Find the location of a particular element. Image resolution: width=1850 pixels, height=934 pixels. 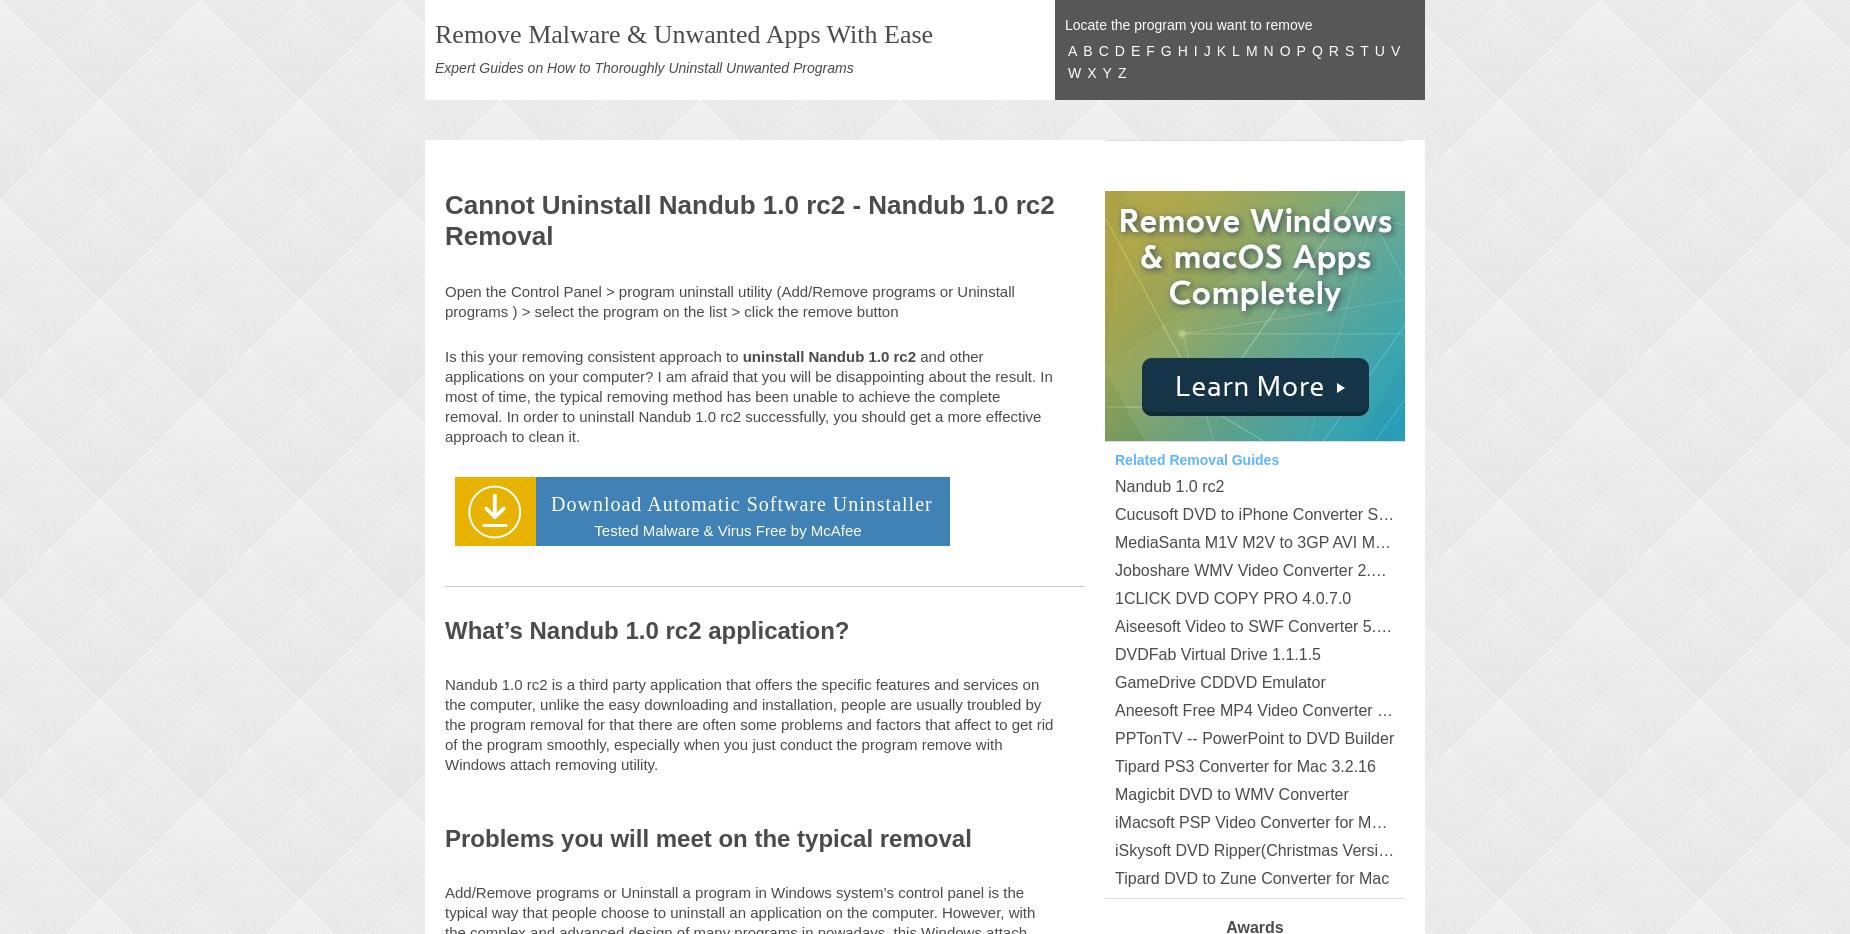

'1CLICK DVD COPY PRO 4.0.7.0' is located at coordinates (1113, 597).